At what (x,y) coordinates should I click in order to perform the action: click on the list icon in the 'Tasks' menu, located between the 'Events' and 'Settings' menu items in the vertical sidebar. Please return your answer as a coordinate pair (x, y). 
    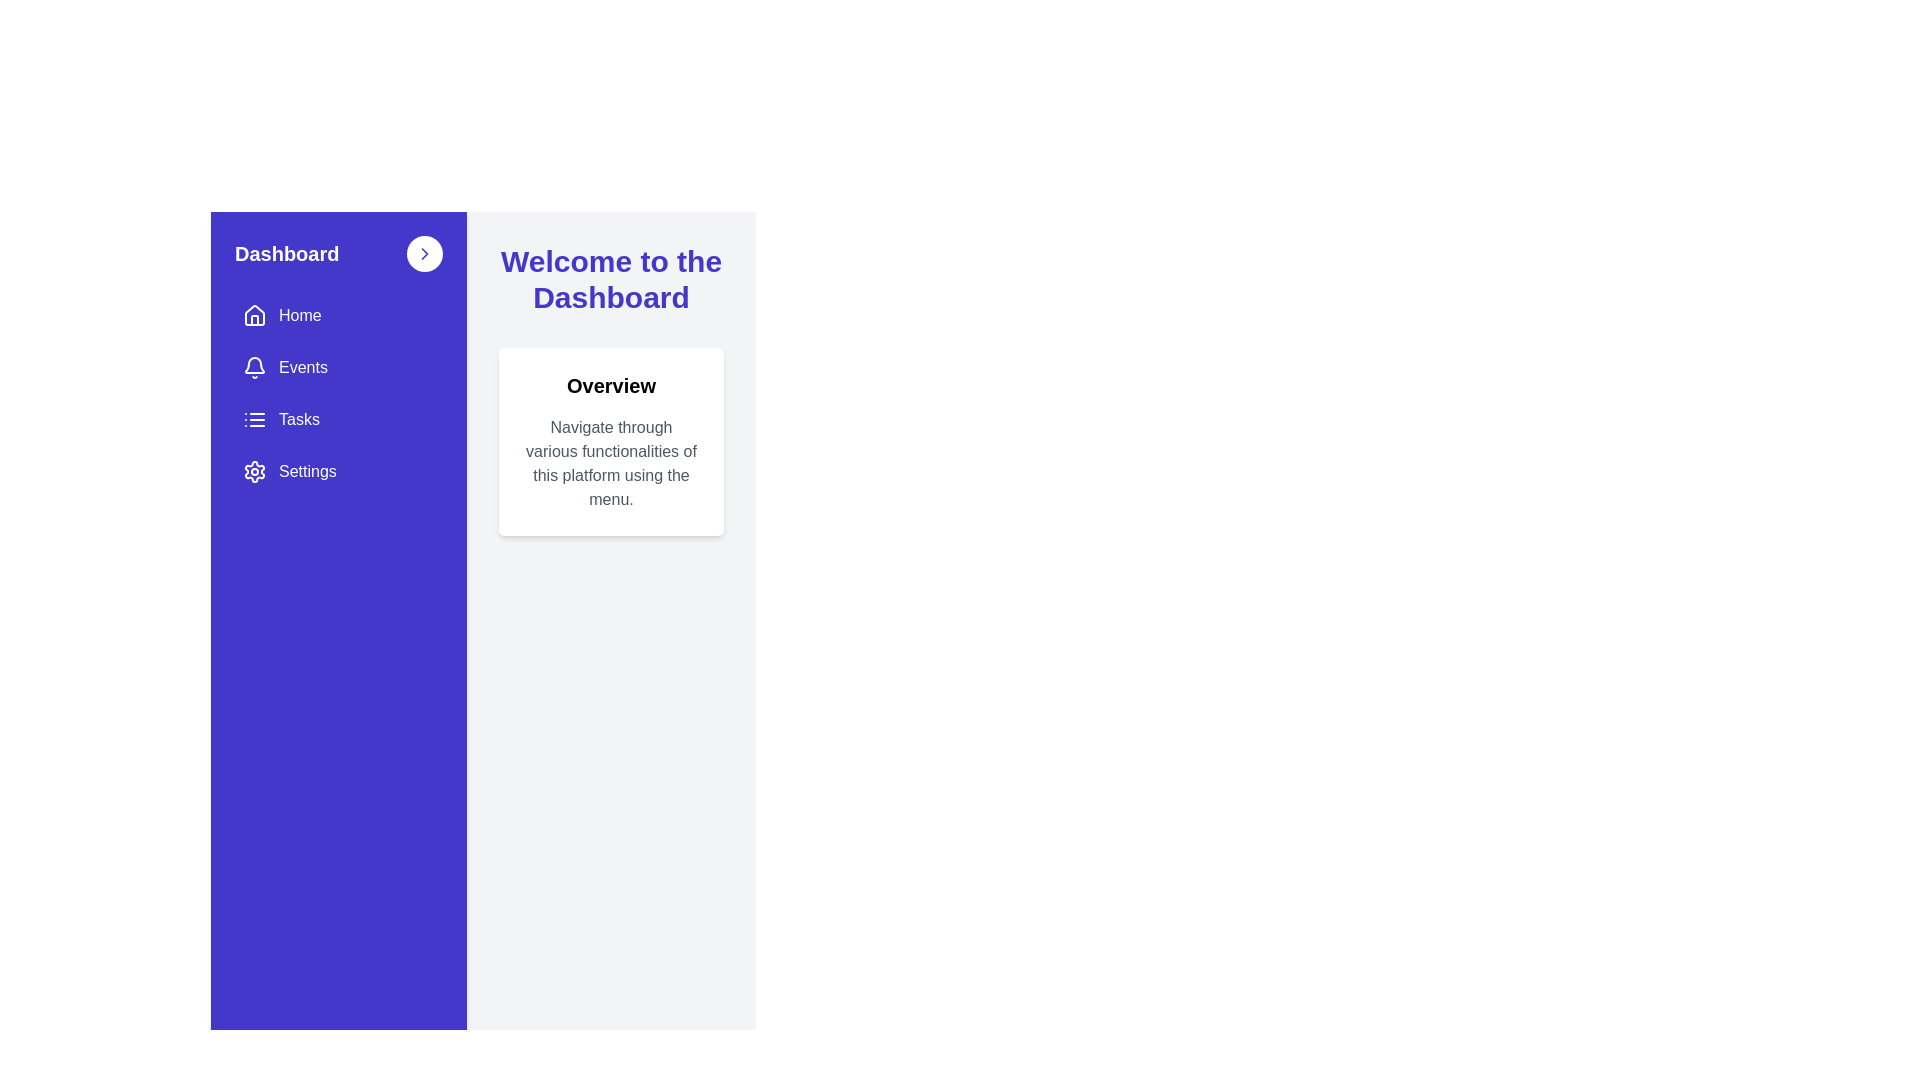
    Looking at the image, I should click on (253, 419).